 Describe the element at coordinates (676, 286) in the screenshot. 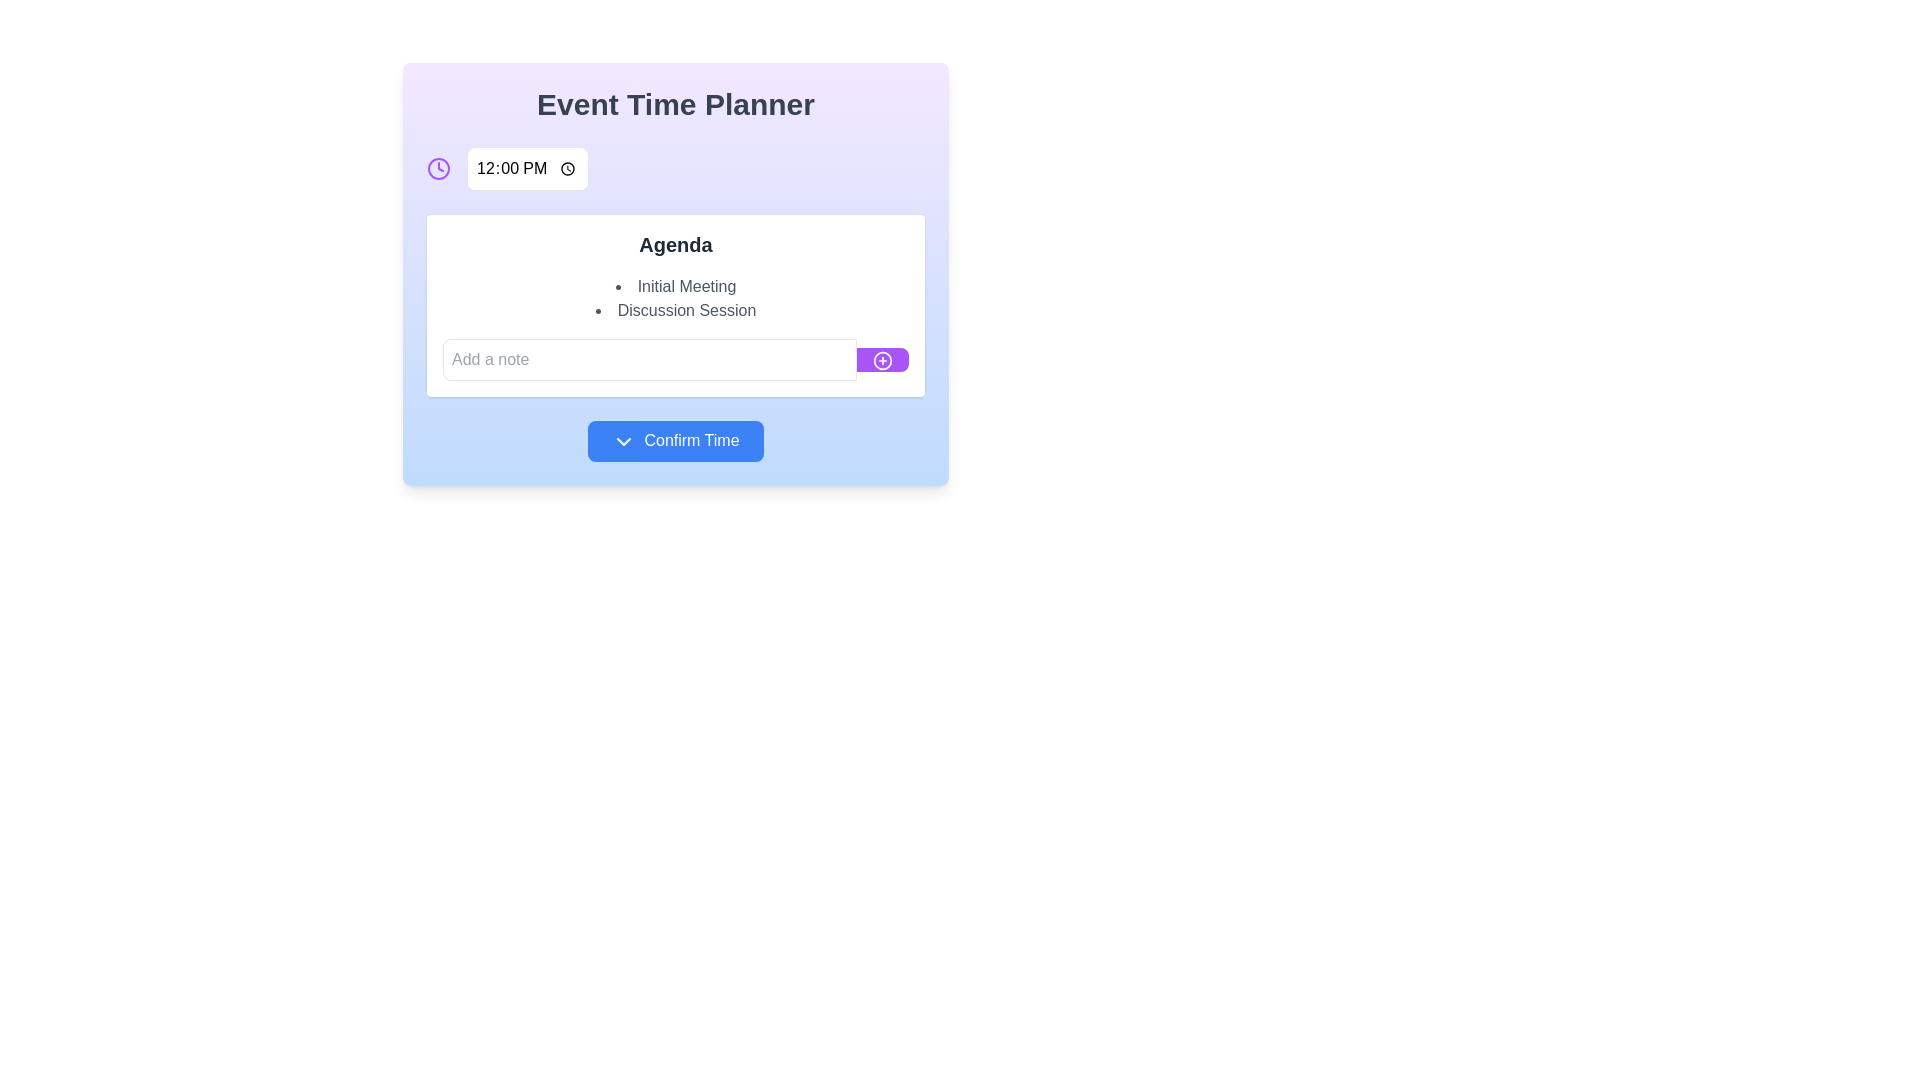

I see `the label element containing the text 'Initial Meeting' styled in gray, which is part of an indented bulleted list under the heading 'Agenda'` at that location.